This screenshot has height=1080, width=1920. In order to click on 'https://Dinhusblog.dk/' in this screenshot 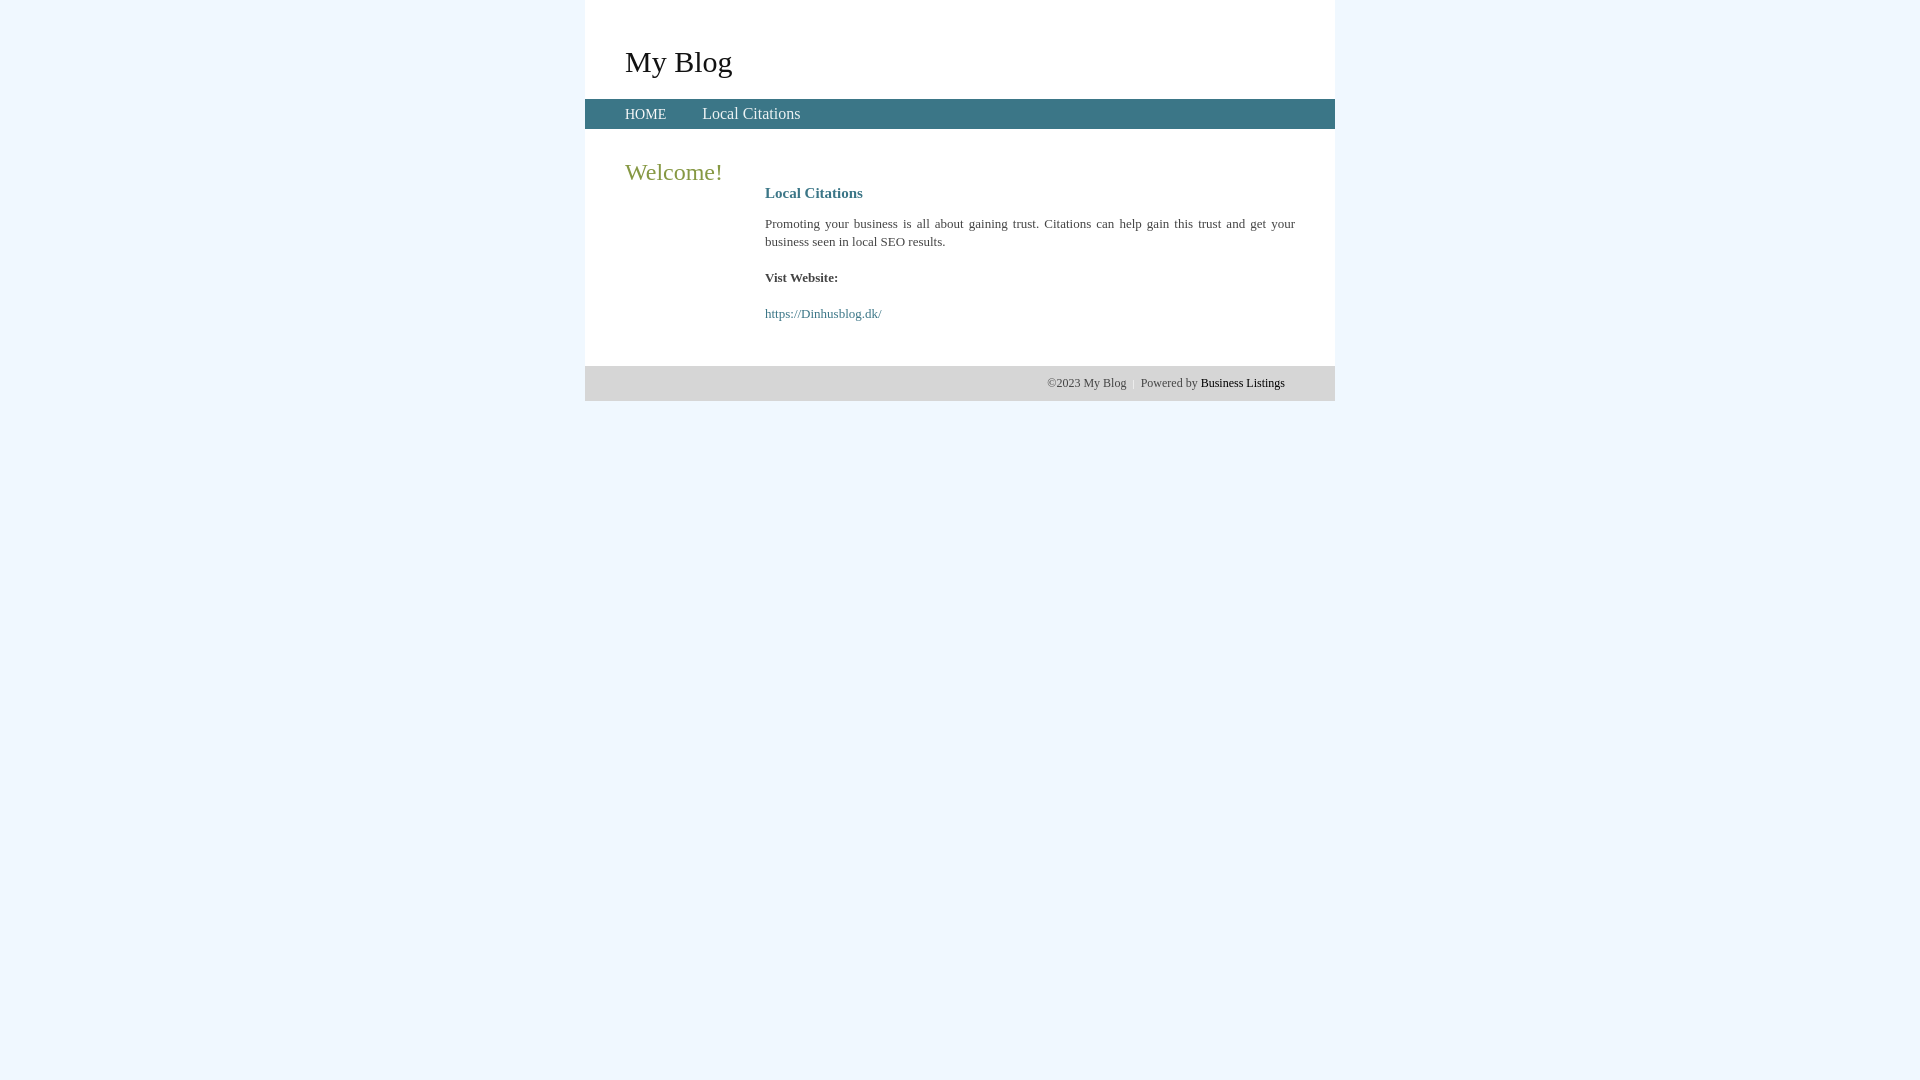, I will do `click(823, 313)`.